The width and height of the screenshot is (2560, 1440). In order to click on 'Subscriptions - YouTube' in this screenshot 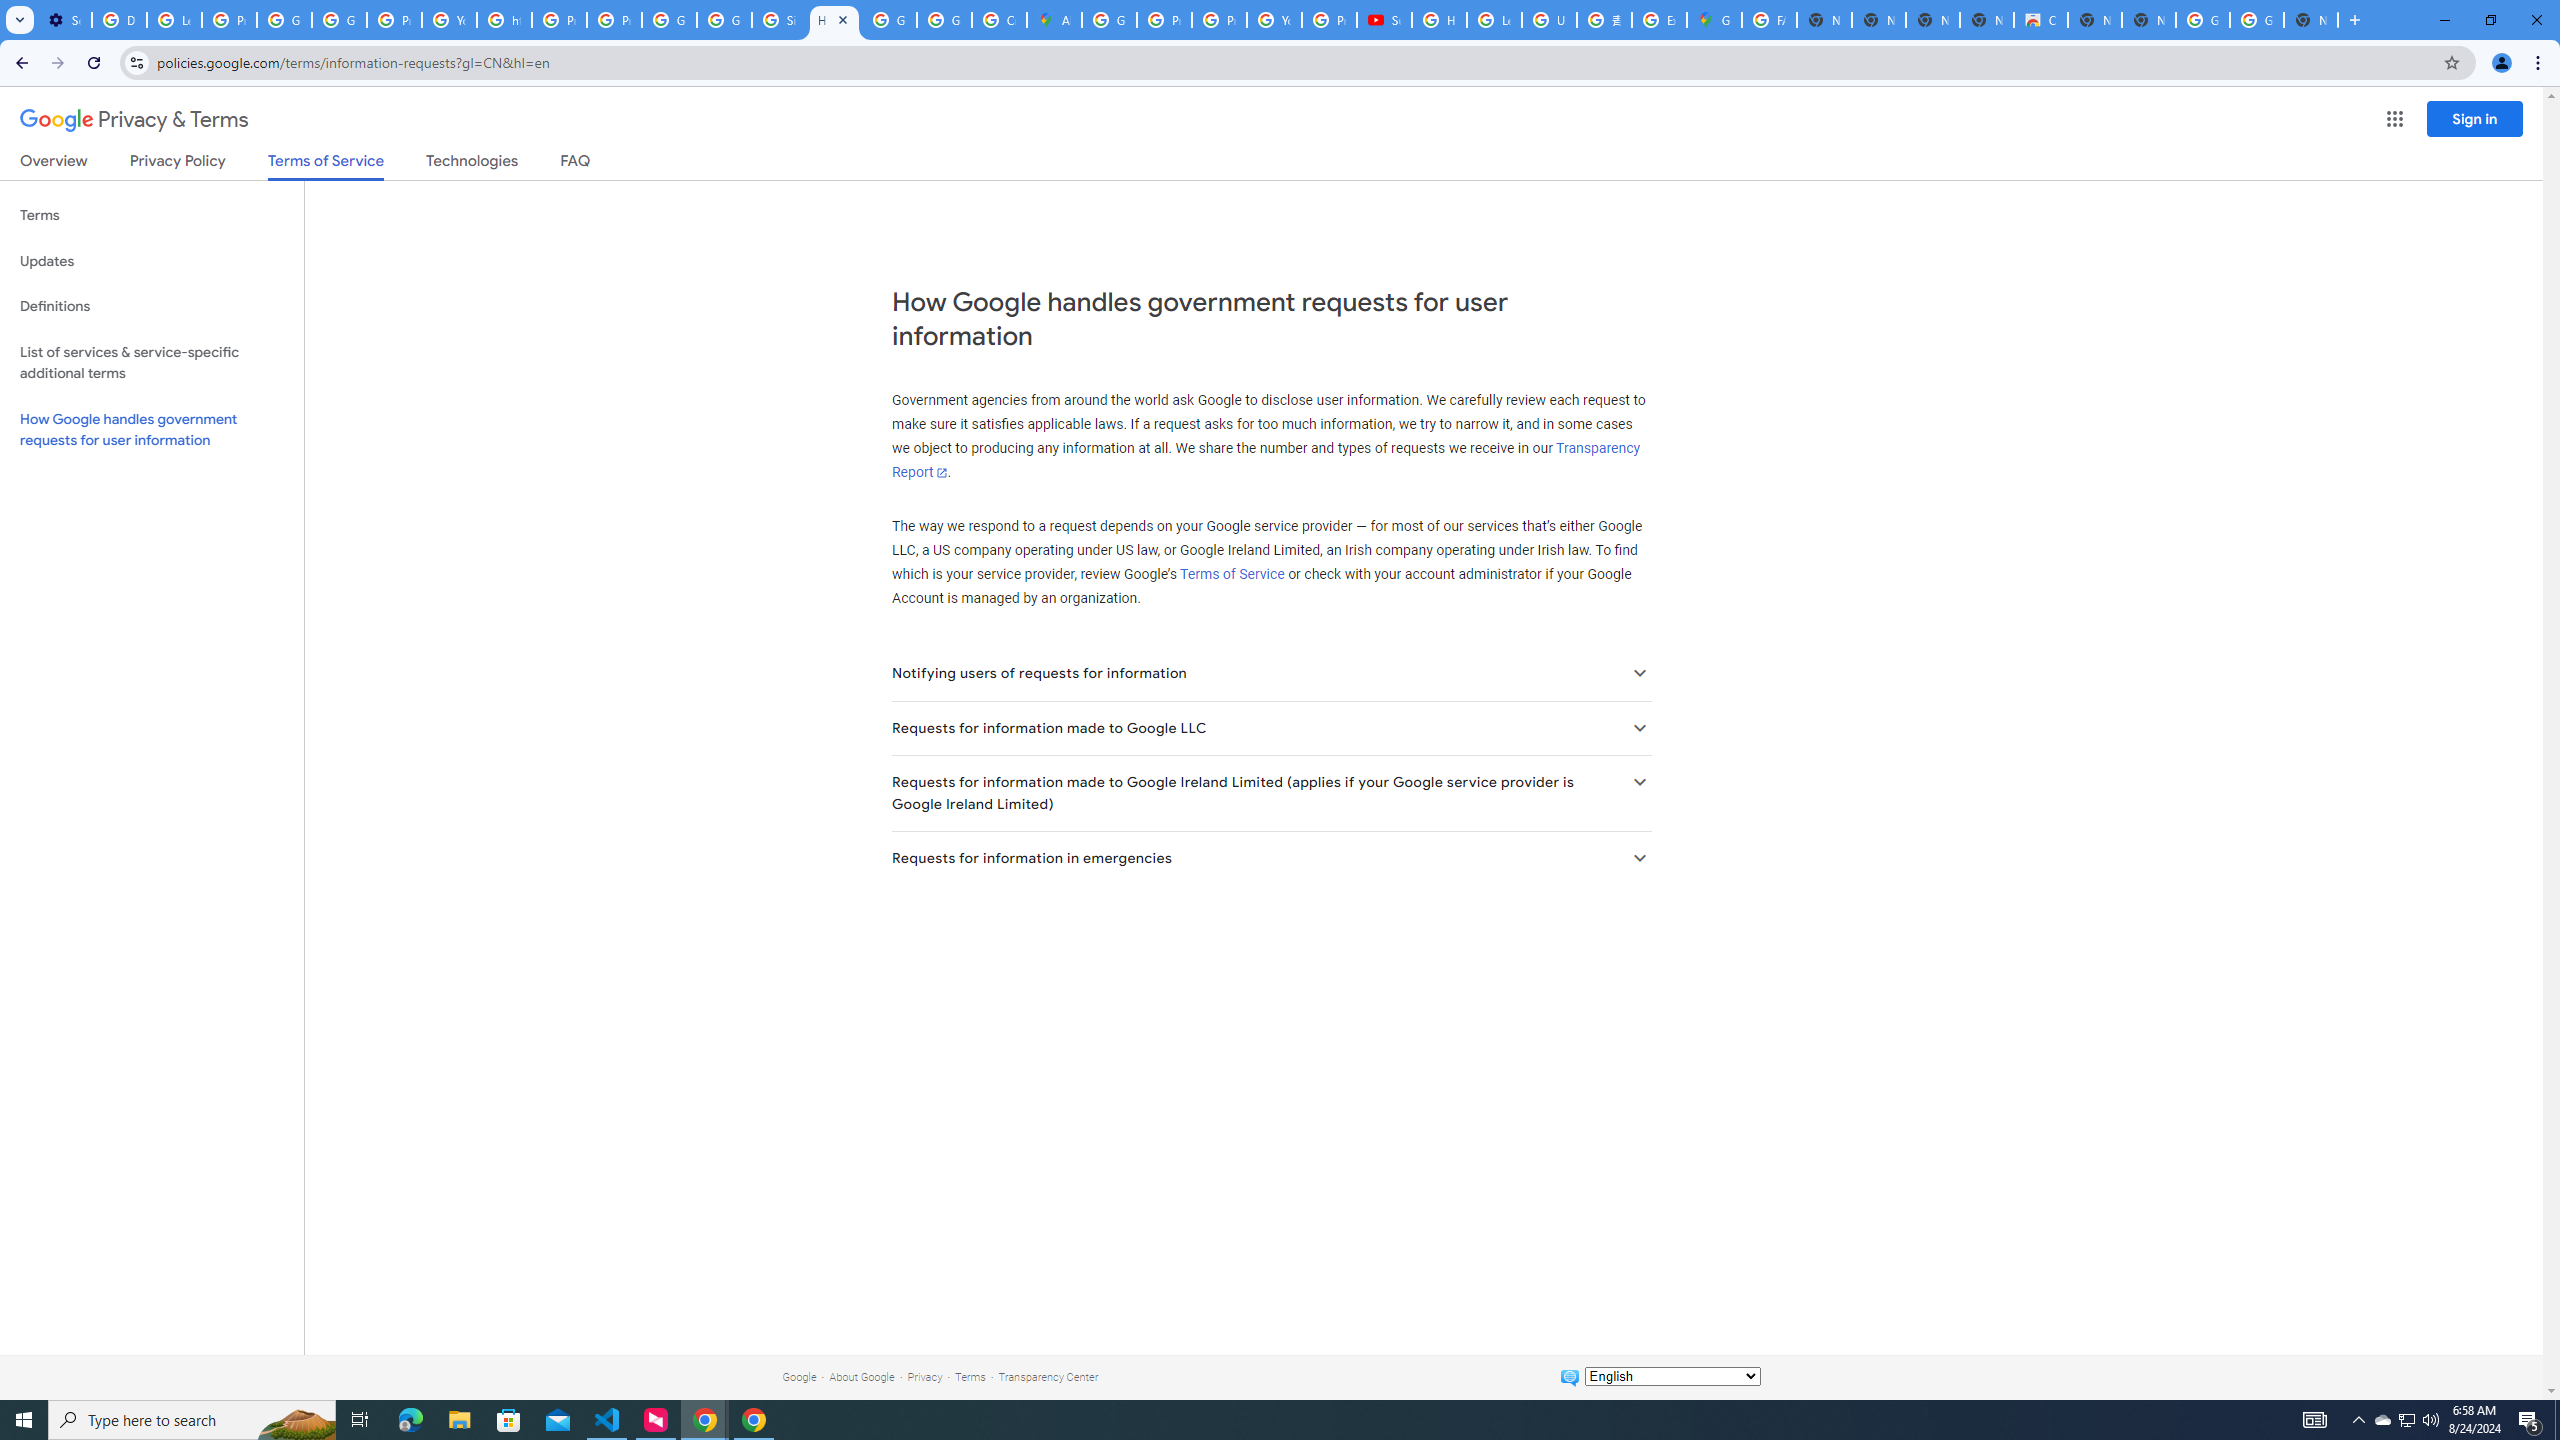, I will do `click(1383, 19)`.